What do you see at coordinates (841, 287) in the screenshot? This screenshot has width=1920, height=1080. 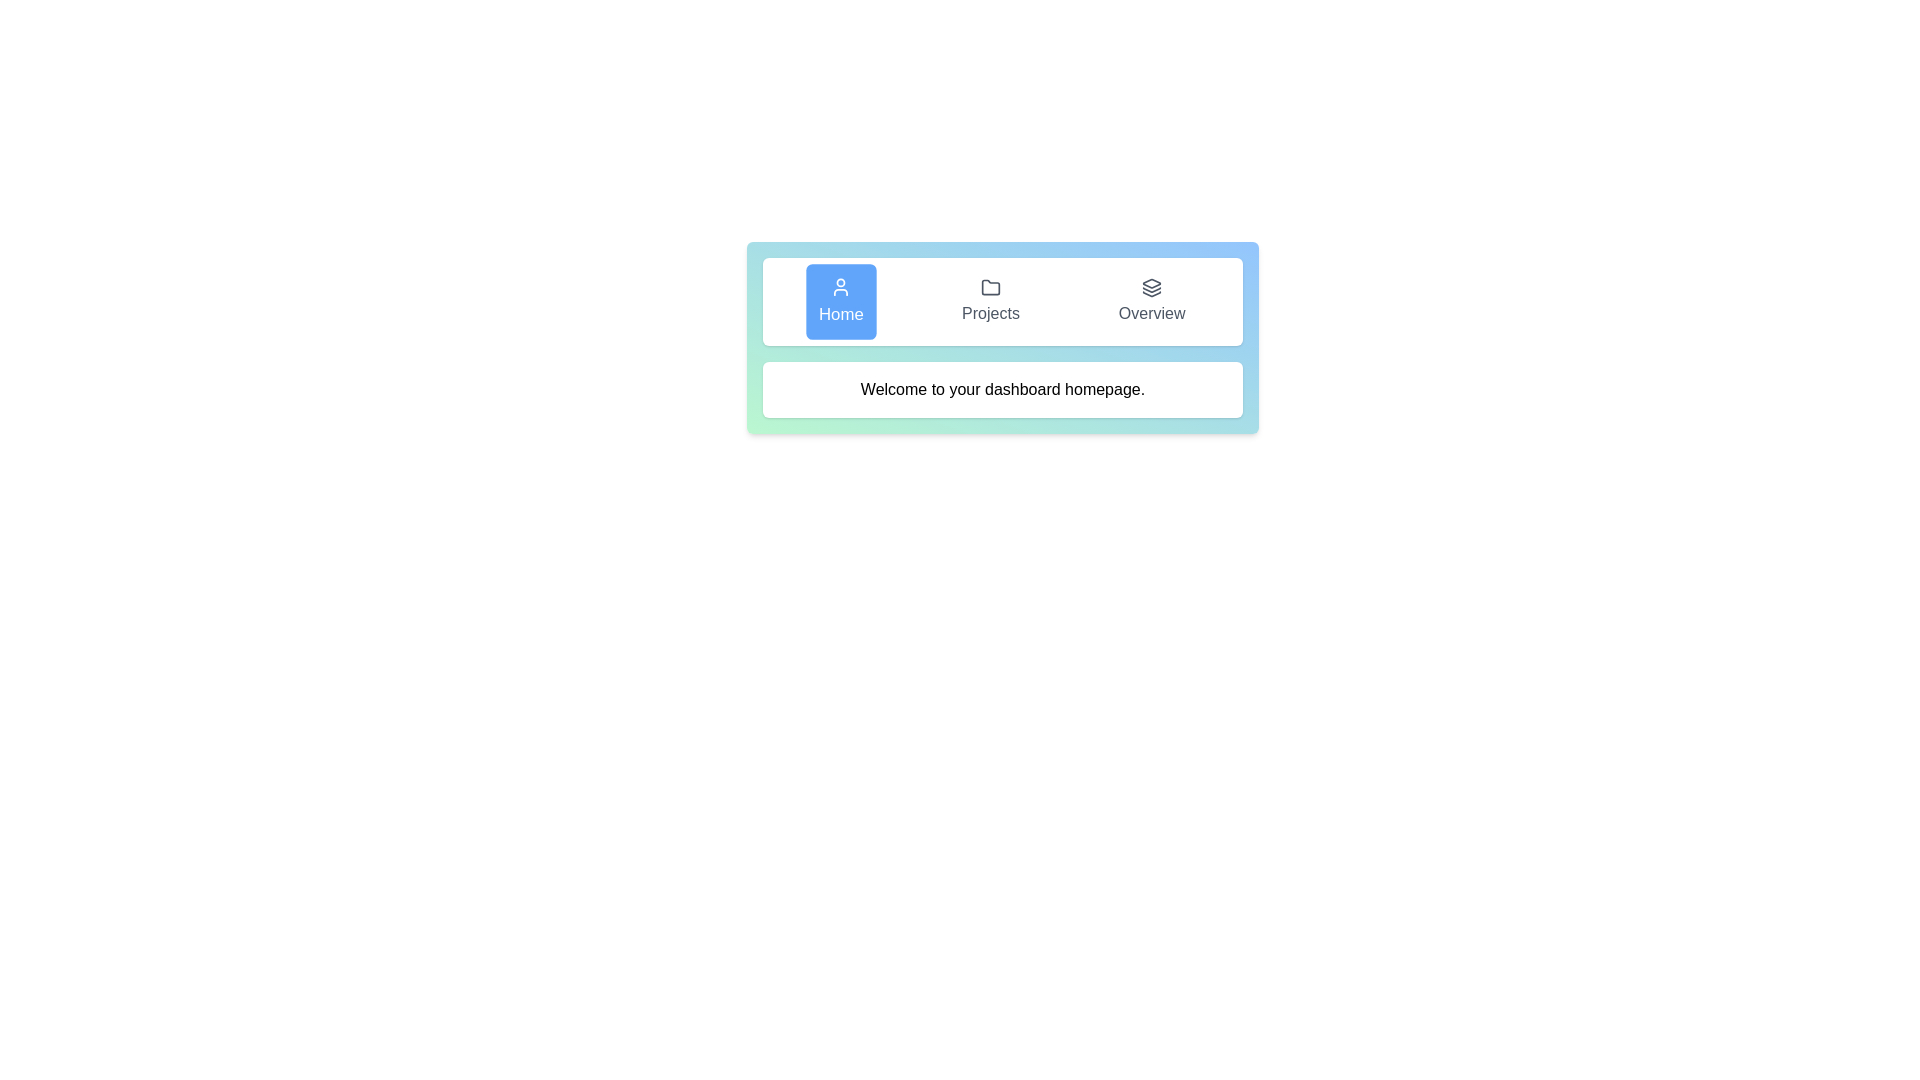 I see `the 'Home' graphic icon located in the top-left corner of the navigation menu, which represents the home functionality` at bounding box center [841, 287].